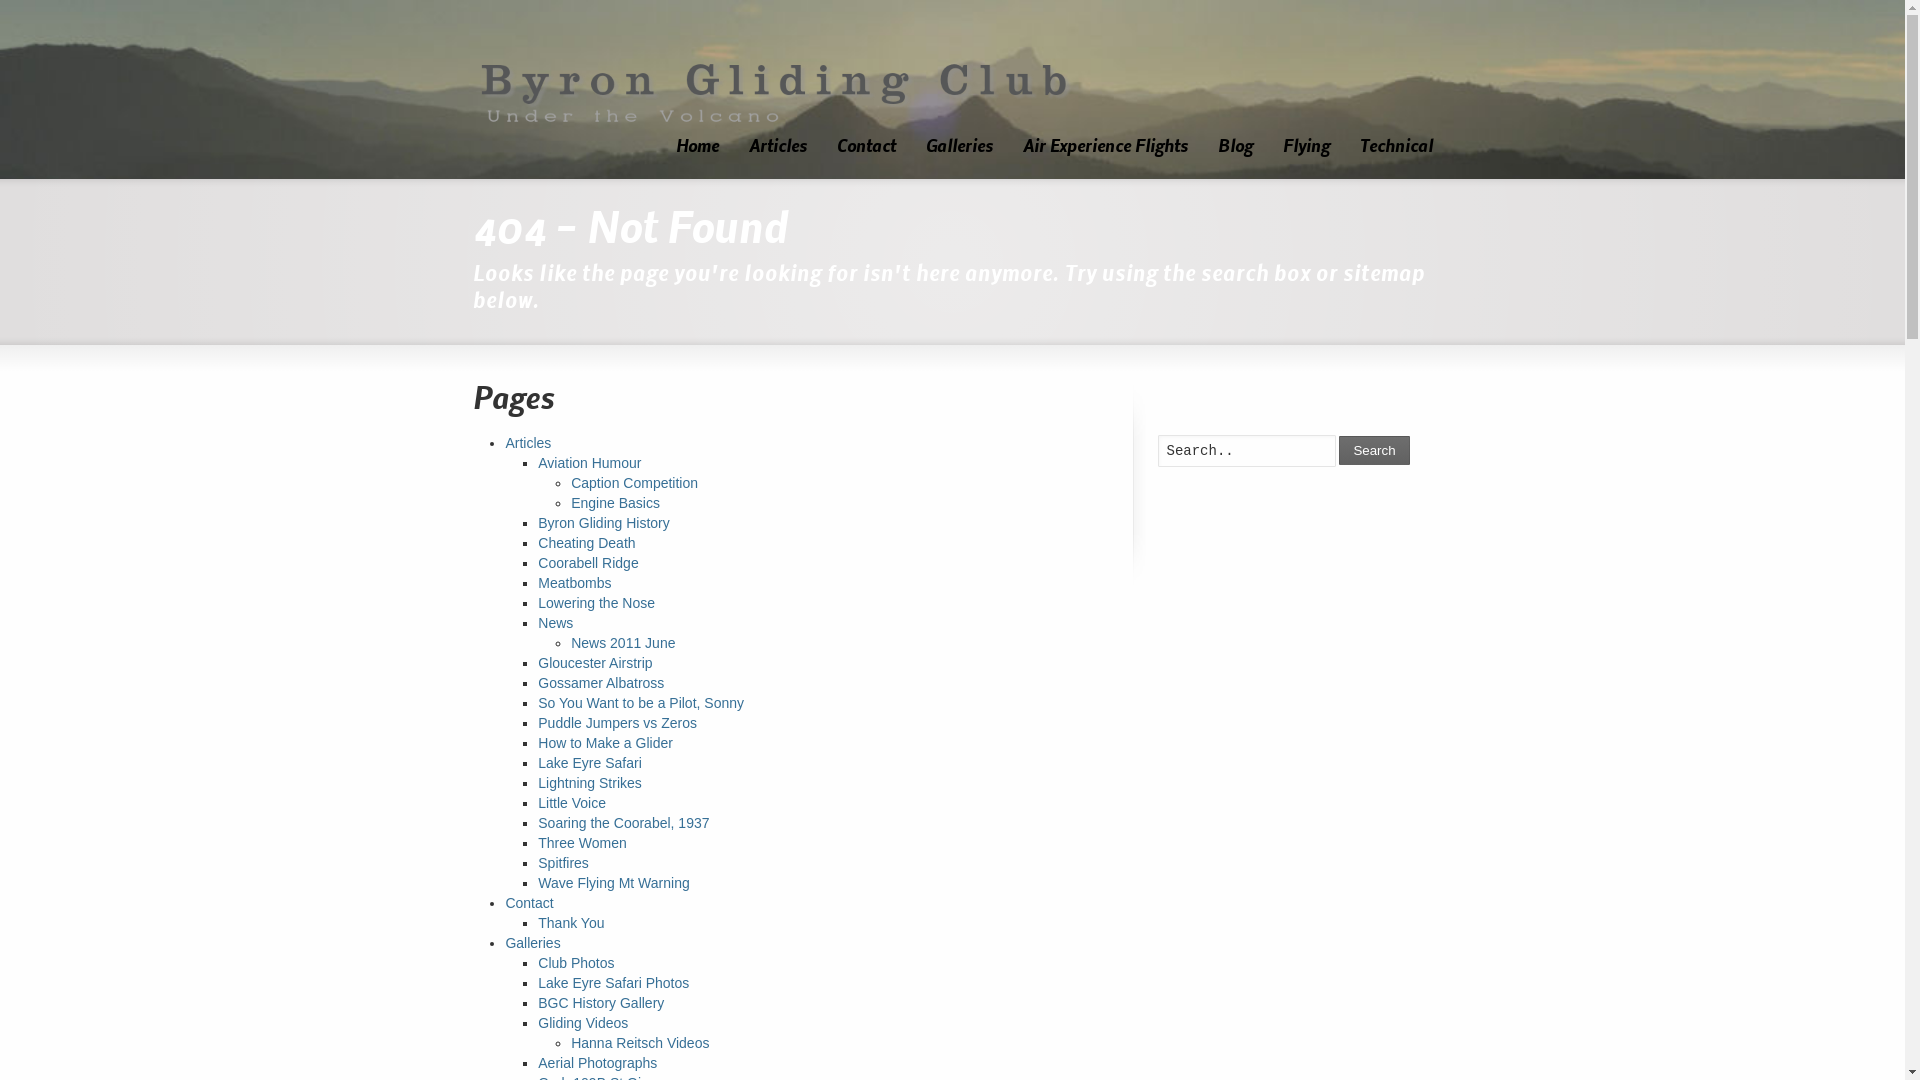 The width and height of the screenshot is (1920, 1080). I want to click on 'Hanna Reitsch Videos', so click(570, 1041).